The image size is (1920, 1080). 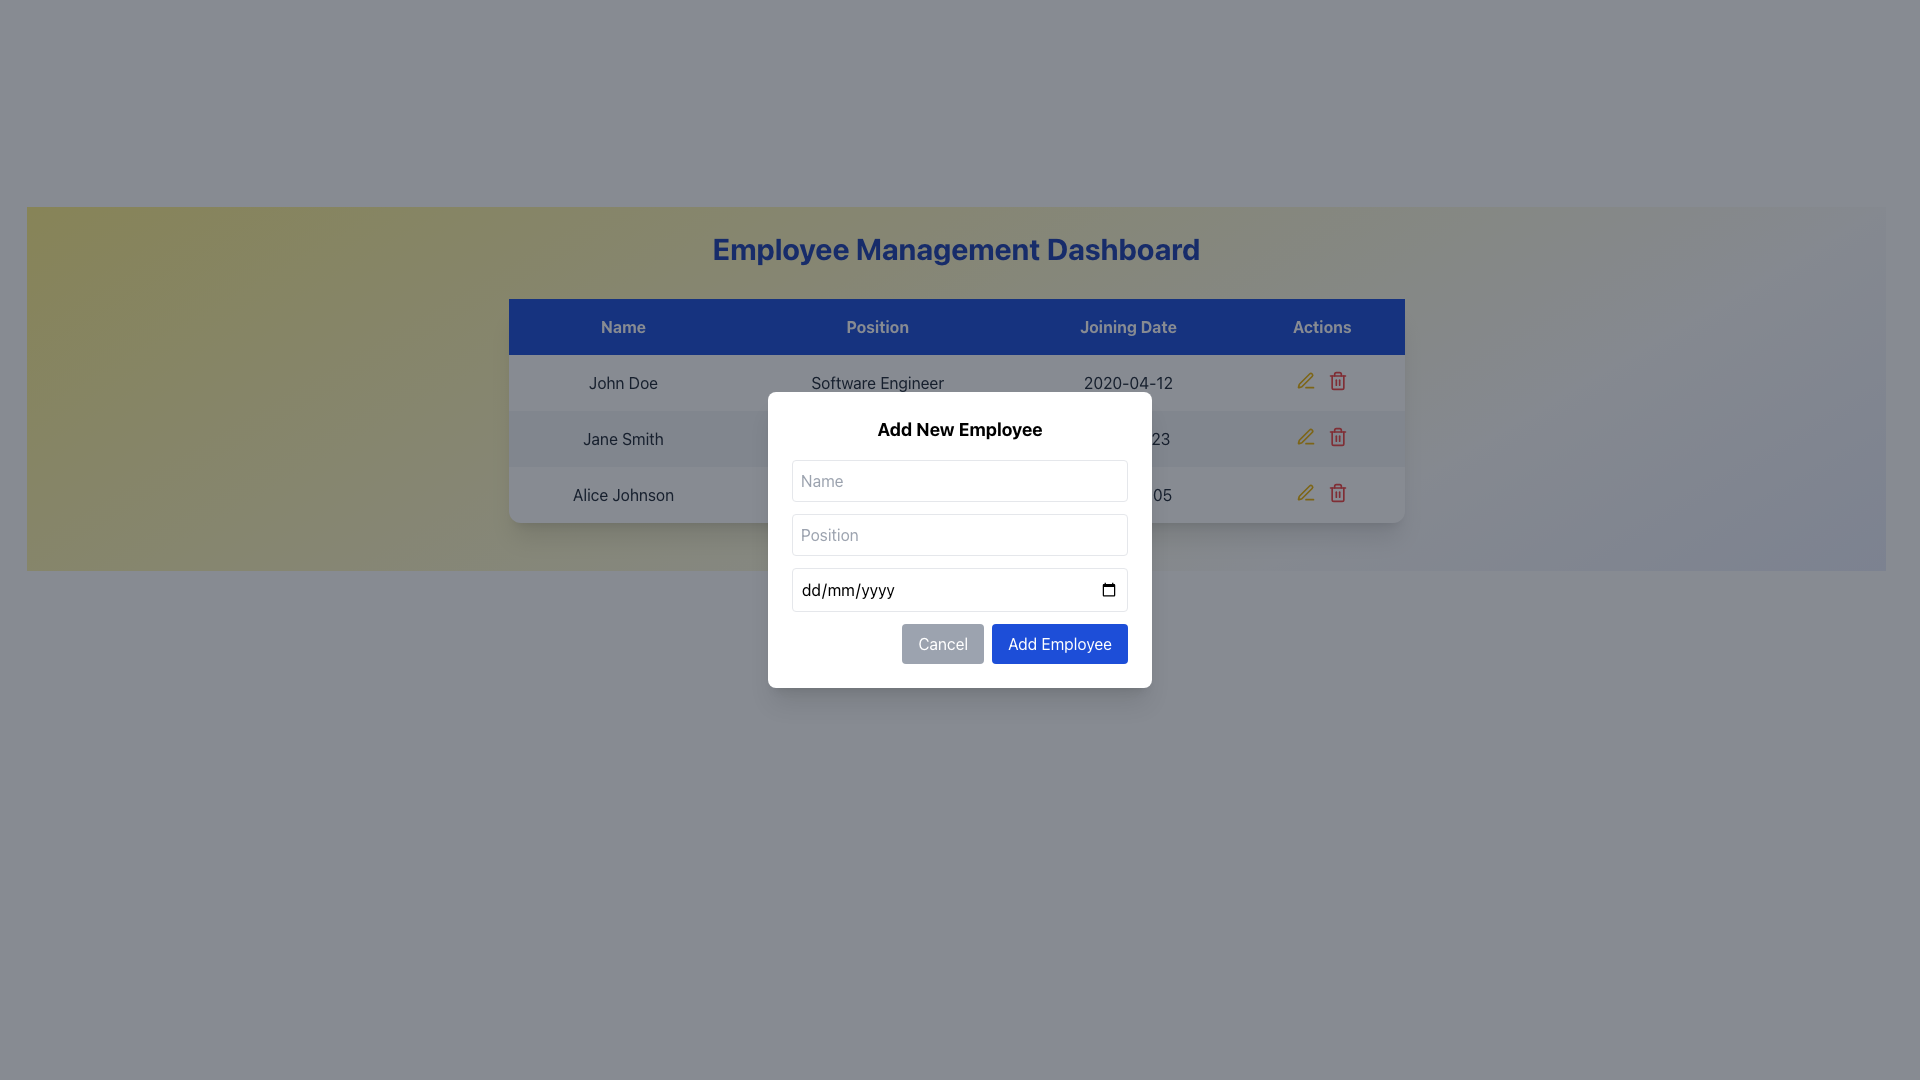 What do you see at coordinates (1322, 326) in the screenshot?
I see `the 'Actions' text label, which is the rightmost column header in the table indicating action-related items` at bounding box center [1322, 326].